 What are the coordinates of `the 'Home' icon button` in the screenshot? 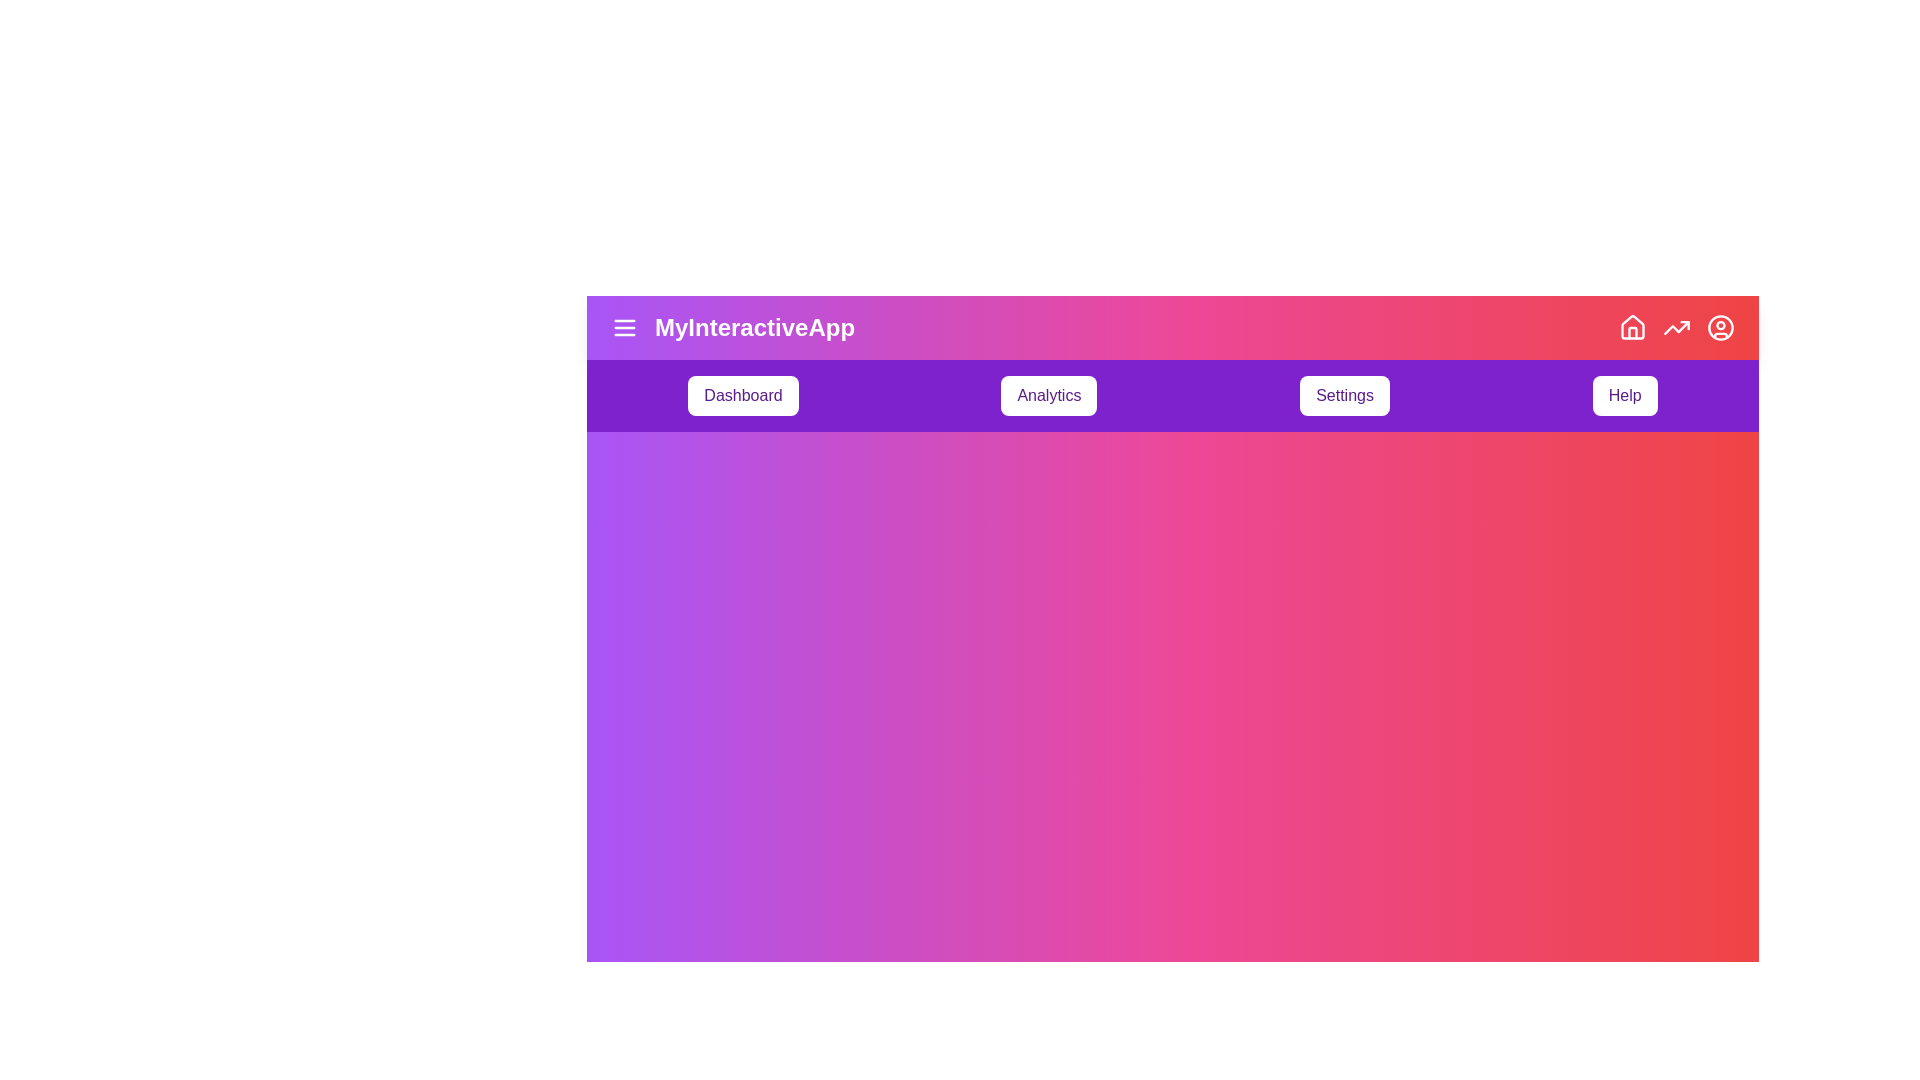 It's located at (1632, 326).